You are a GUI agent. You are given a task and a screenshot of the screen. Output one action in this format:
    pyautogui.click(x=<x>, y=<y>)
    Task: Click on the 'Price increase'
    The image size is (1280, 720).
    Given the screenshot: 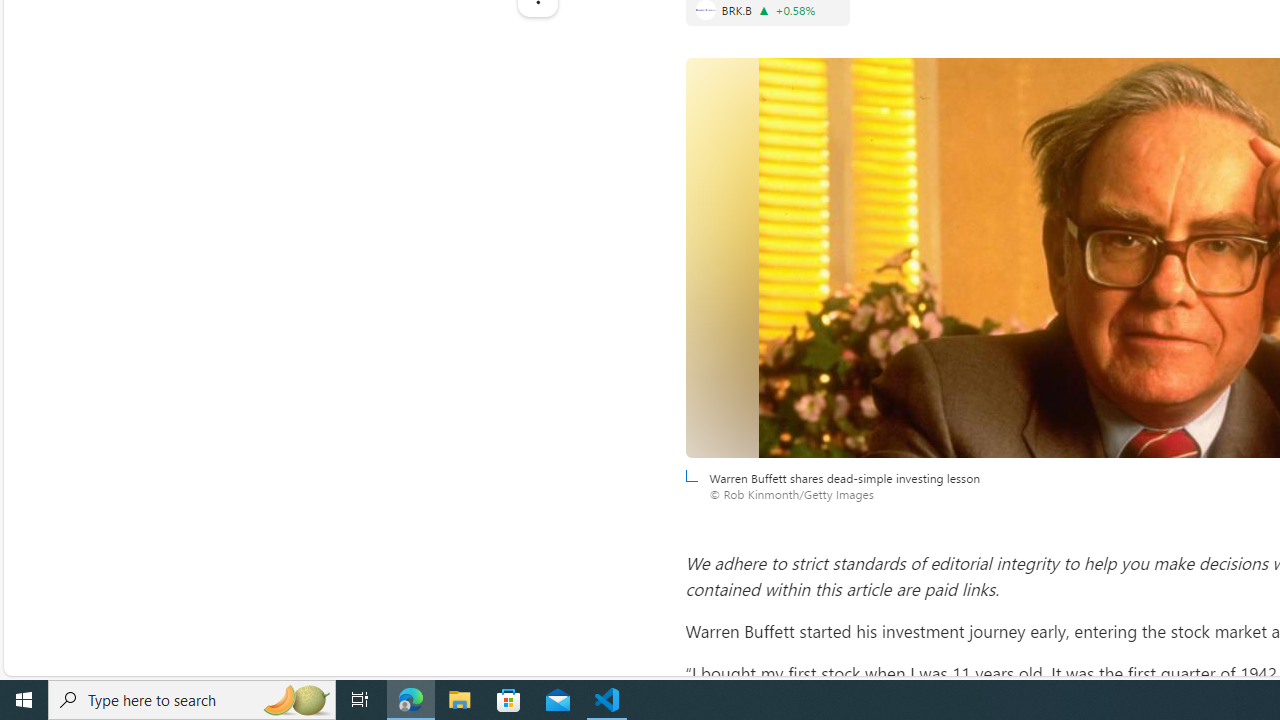 What is the action you would take?
    pyautogui.click(x=763, y=10)
    